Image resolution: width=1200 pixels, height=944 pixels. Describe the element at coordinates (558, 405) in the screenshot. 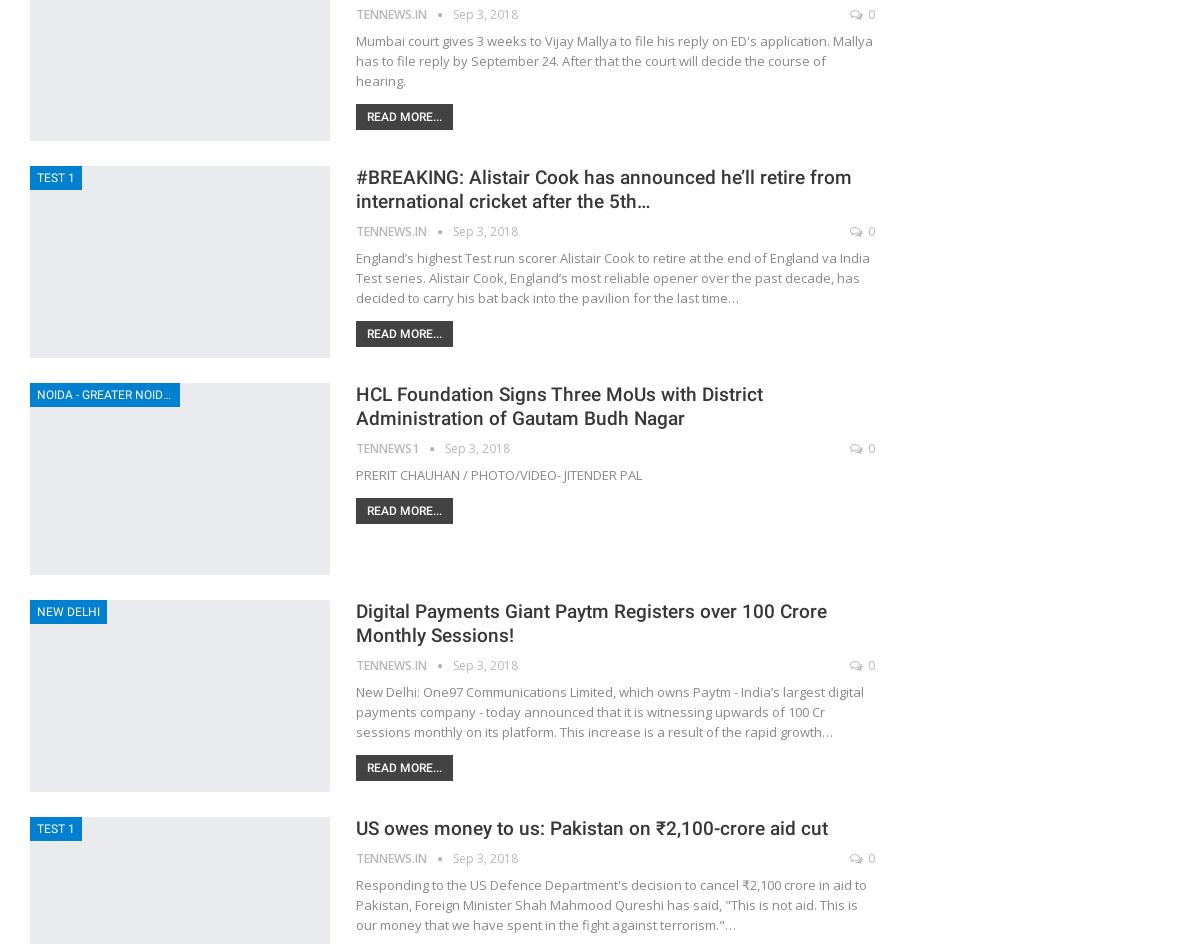

I see `'HCL Foundation Signs Three MoUs with District Administration of Gautam Budh Nagar'` at that location.